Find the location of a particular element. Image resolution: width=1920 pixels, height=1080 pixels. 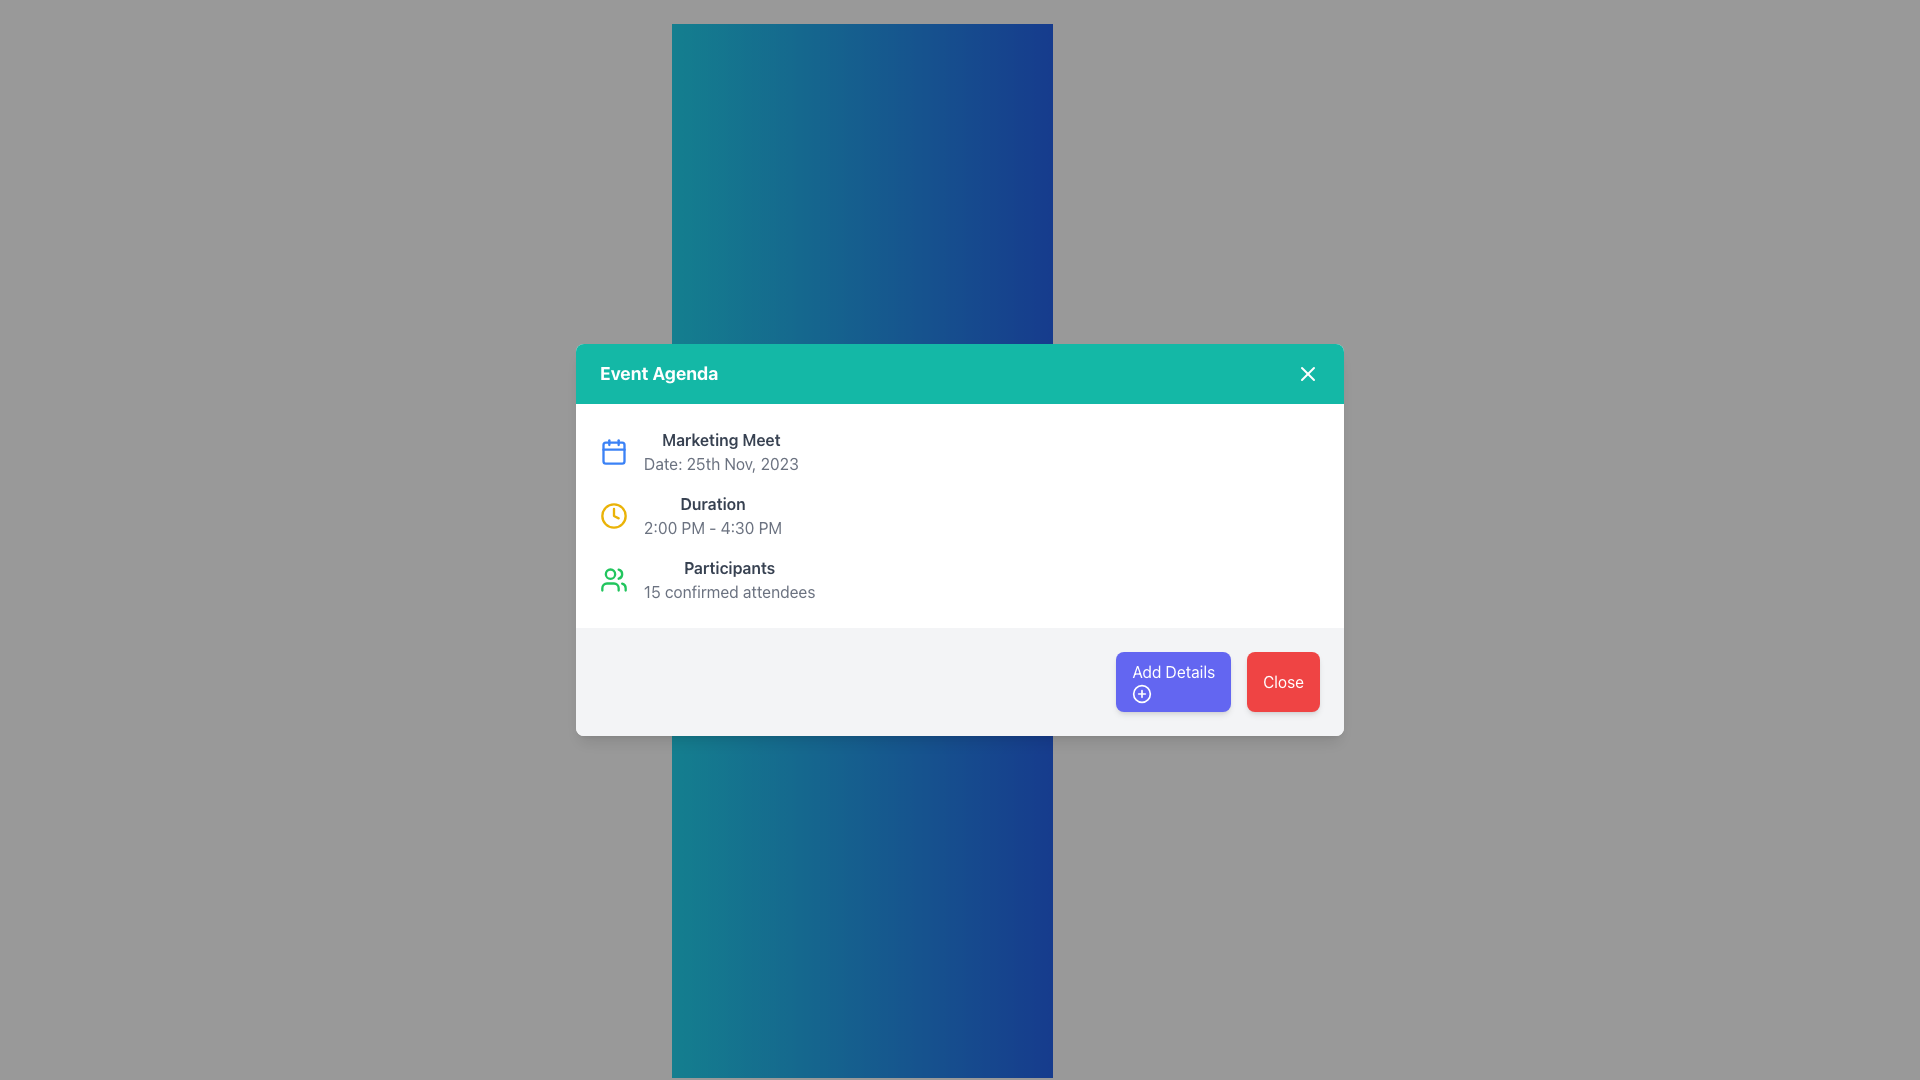

the icon indicating the participants section, which is located in the third row next to the text 'Participants' is located at coordinates (613, 579).